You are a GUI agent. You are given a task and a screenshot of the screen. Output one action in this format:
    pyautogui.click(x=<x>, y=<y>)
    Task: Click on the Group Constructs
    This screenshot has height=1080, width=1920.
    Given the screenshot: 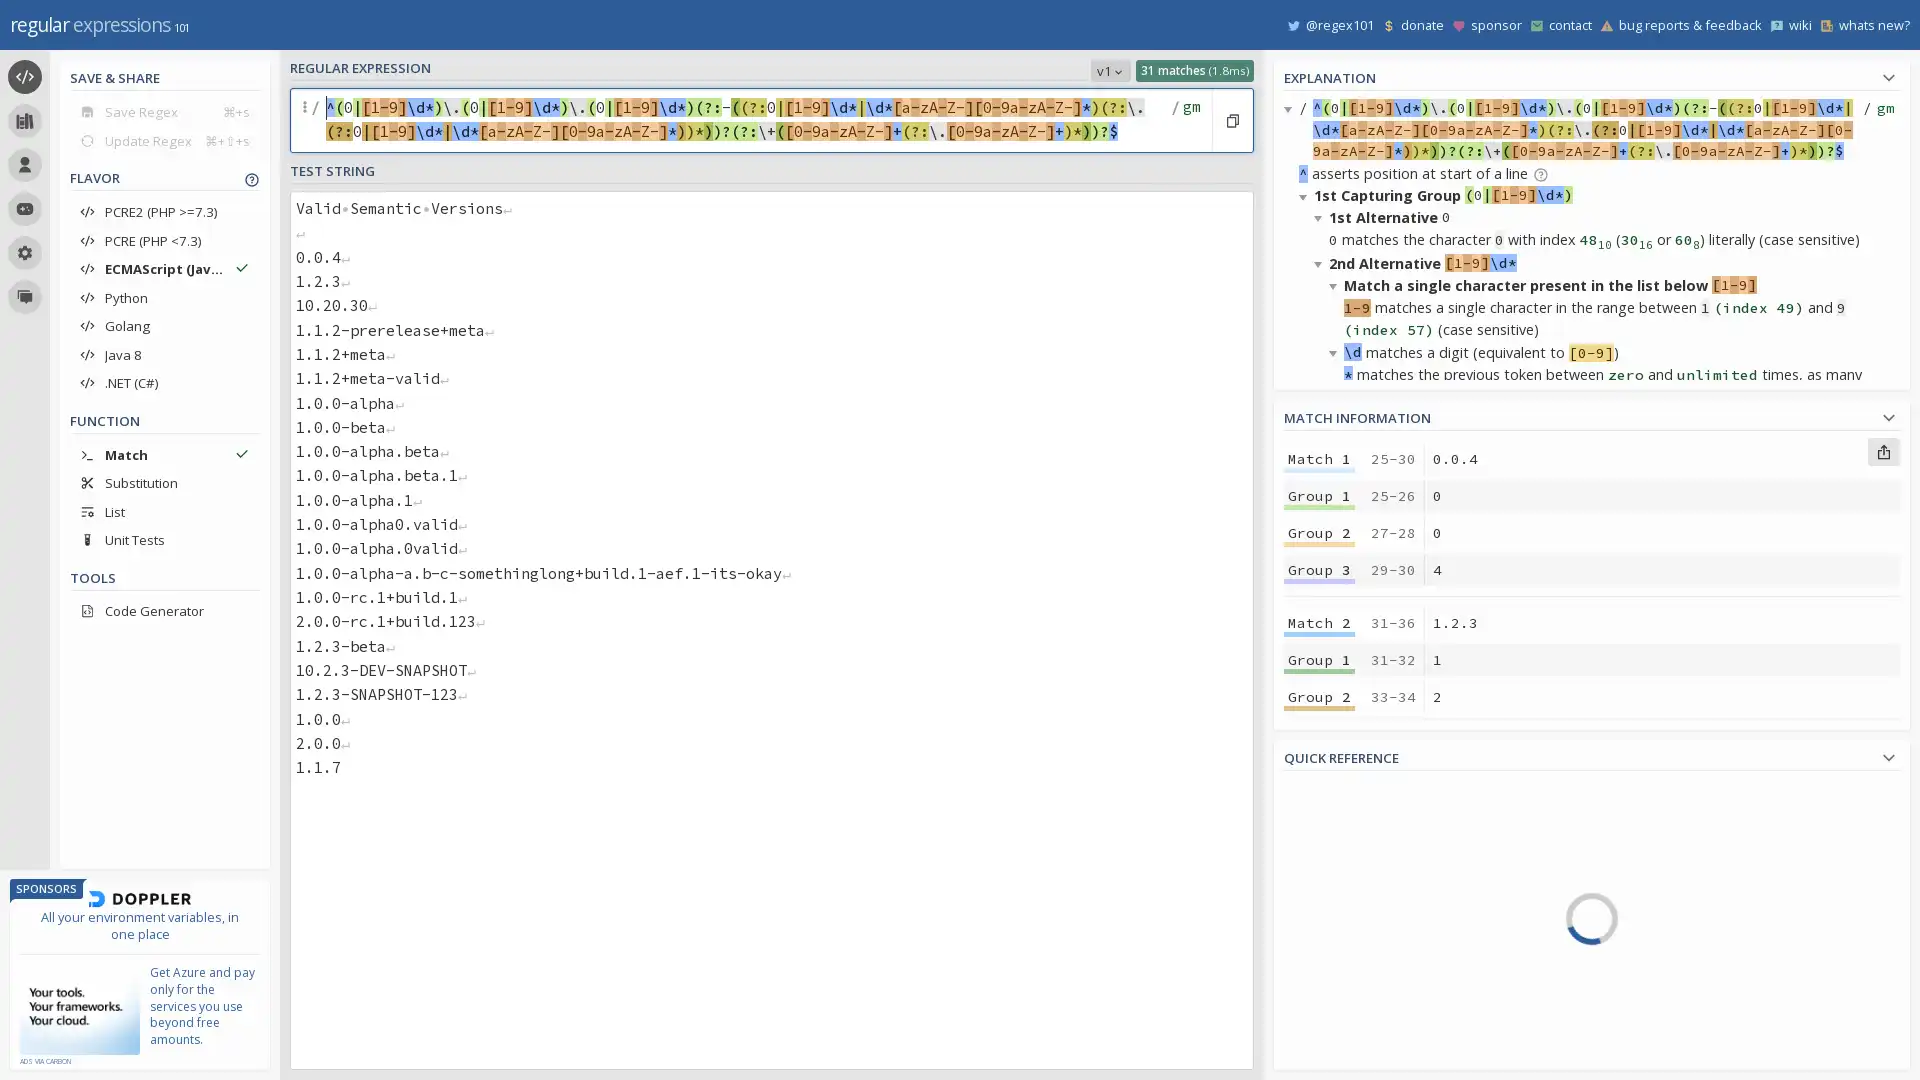 What is the action you would take?
    pyautogui.click(x=1377, y=1001)
    